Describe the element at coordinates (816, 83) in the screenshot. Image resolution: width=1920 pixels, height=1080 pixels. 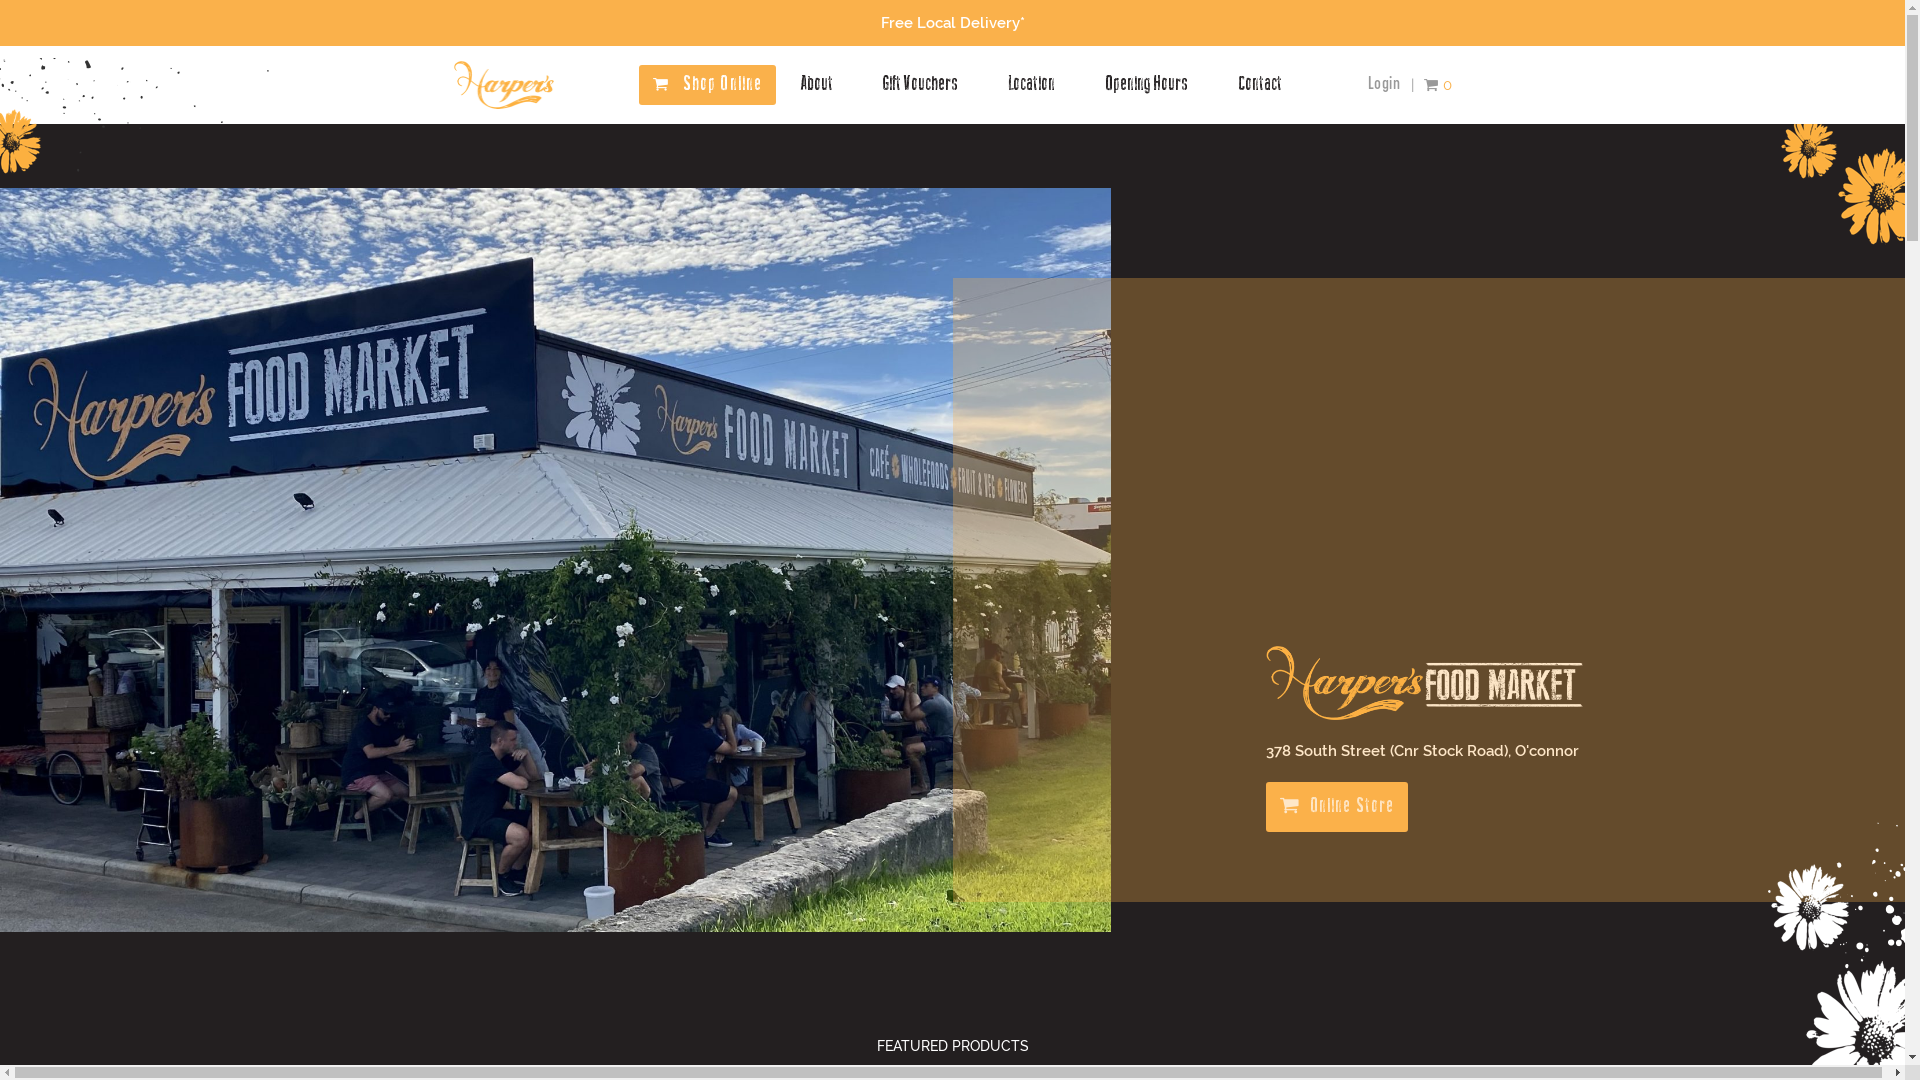
I see `'About'` at that location.